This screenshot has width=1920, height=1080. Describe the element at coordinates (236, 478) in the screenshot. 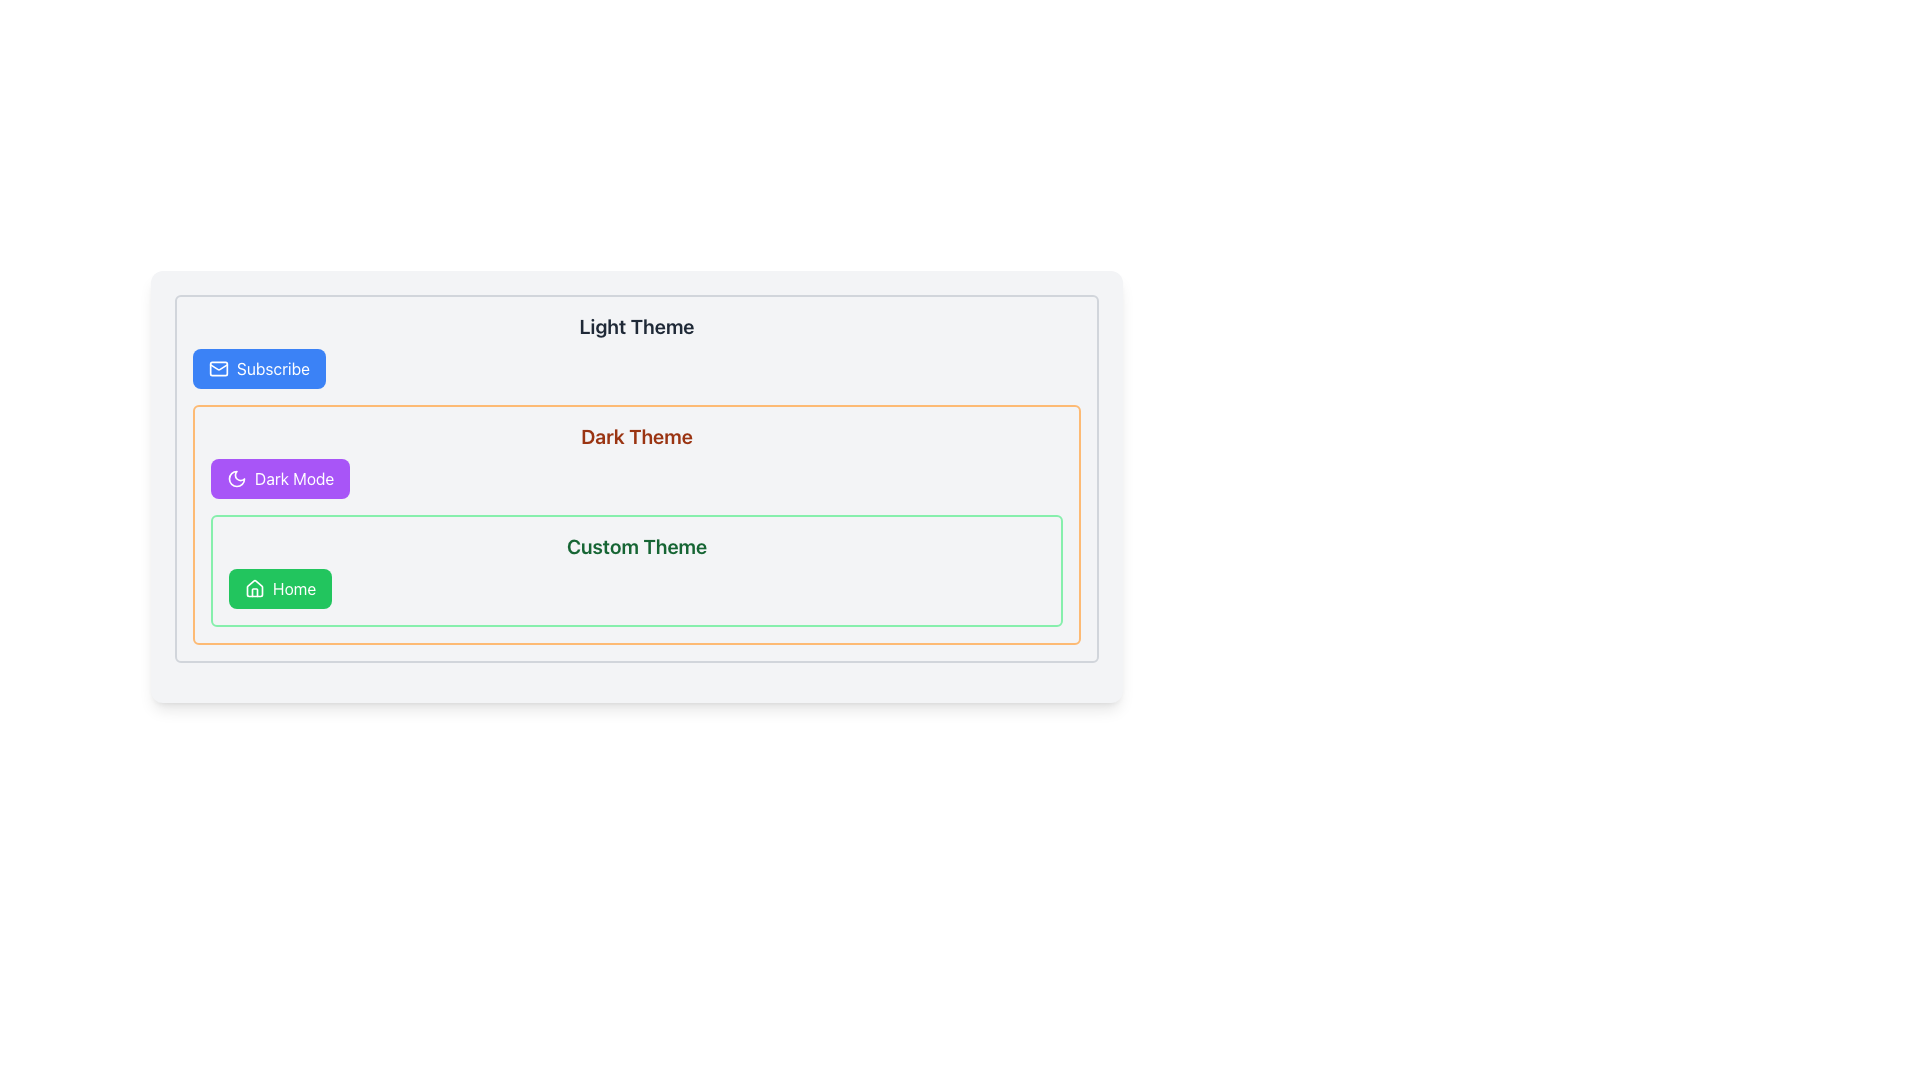

I see `the dark mode toggle icon located within the 'Dark Mode' box, positioned to the left of the text` at that location.